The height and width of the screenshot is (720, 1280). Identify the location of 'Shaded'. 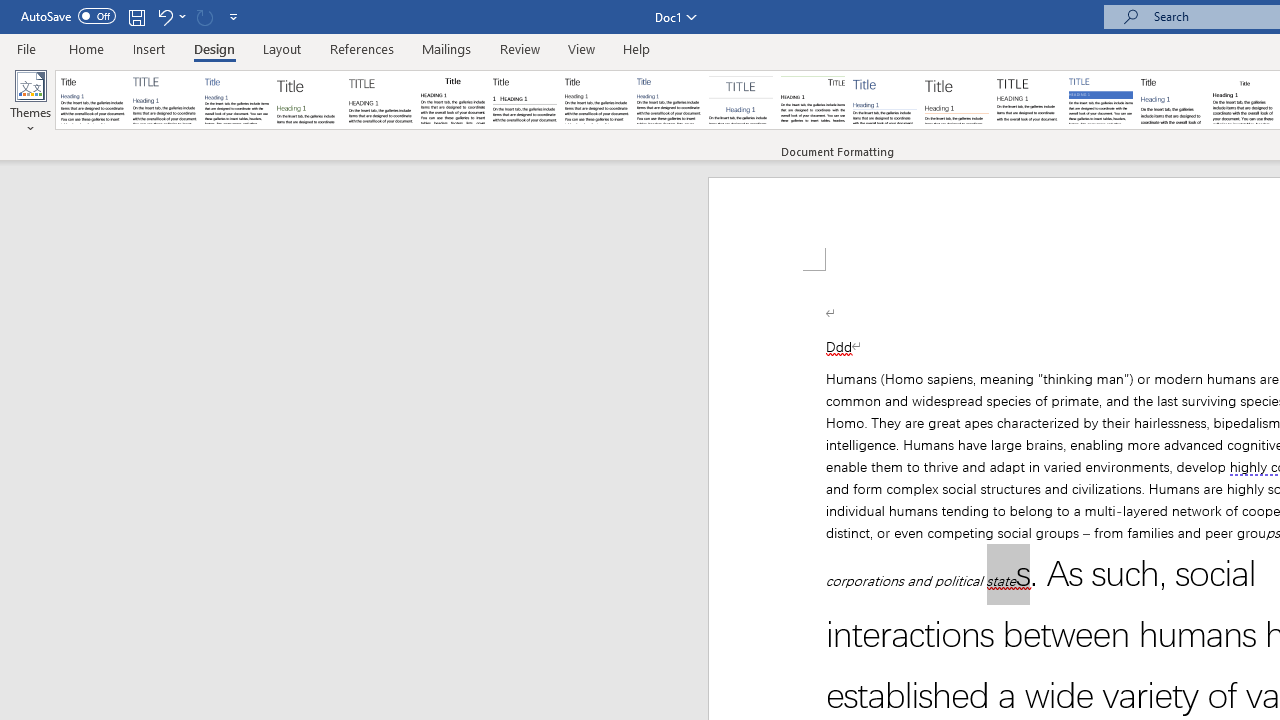
(1099, 100).